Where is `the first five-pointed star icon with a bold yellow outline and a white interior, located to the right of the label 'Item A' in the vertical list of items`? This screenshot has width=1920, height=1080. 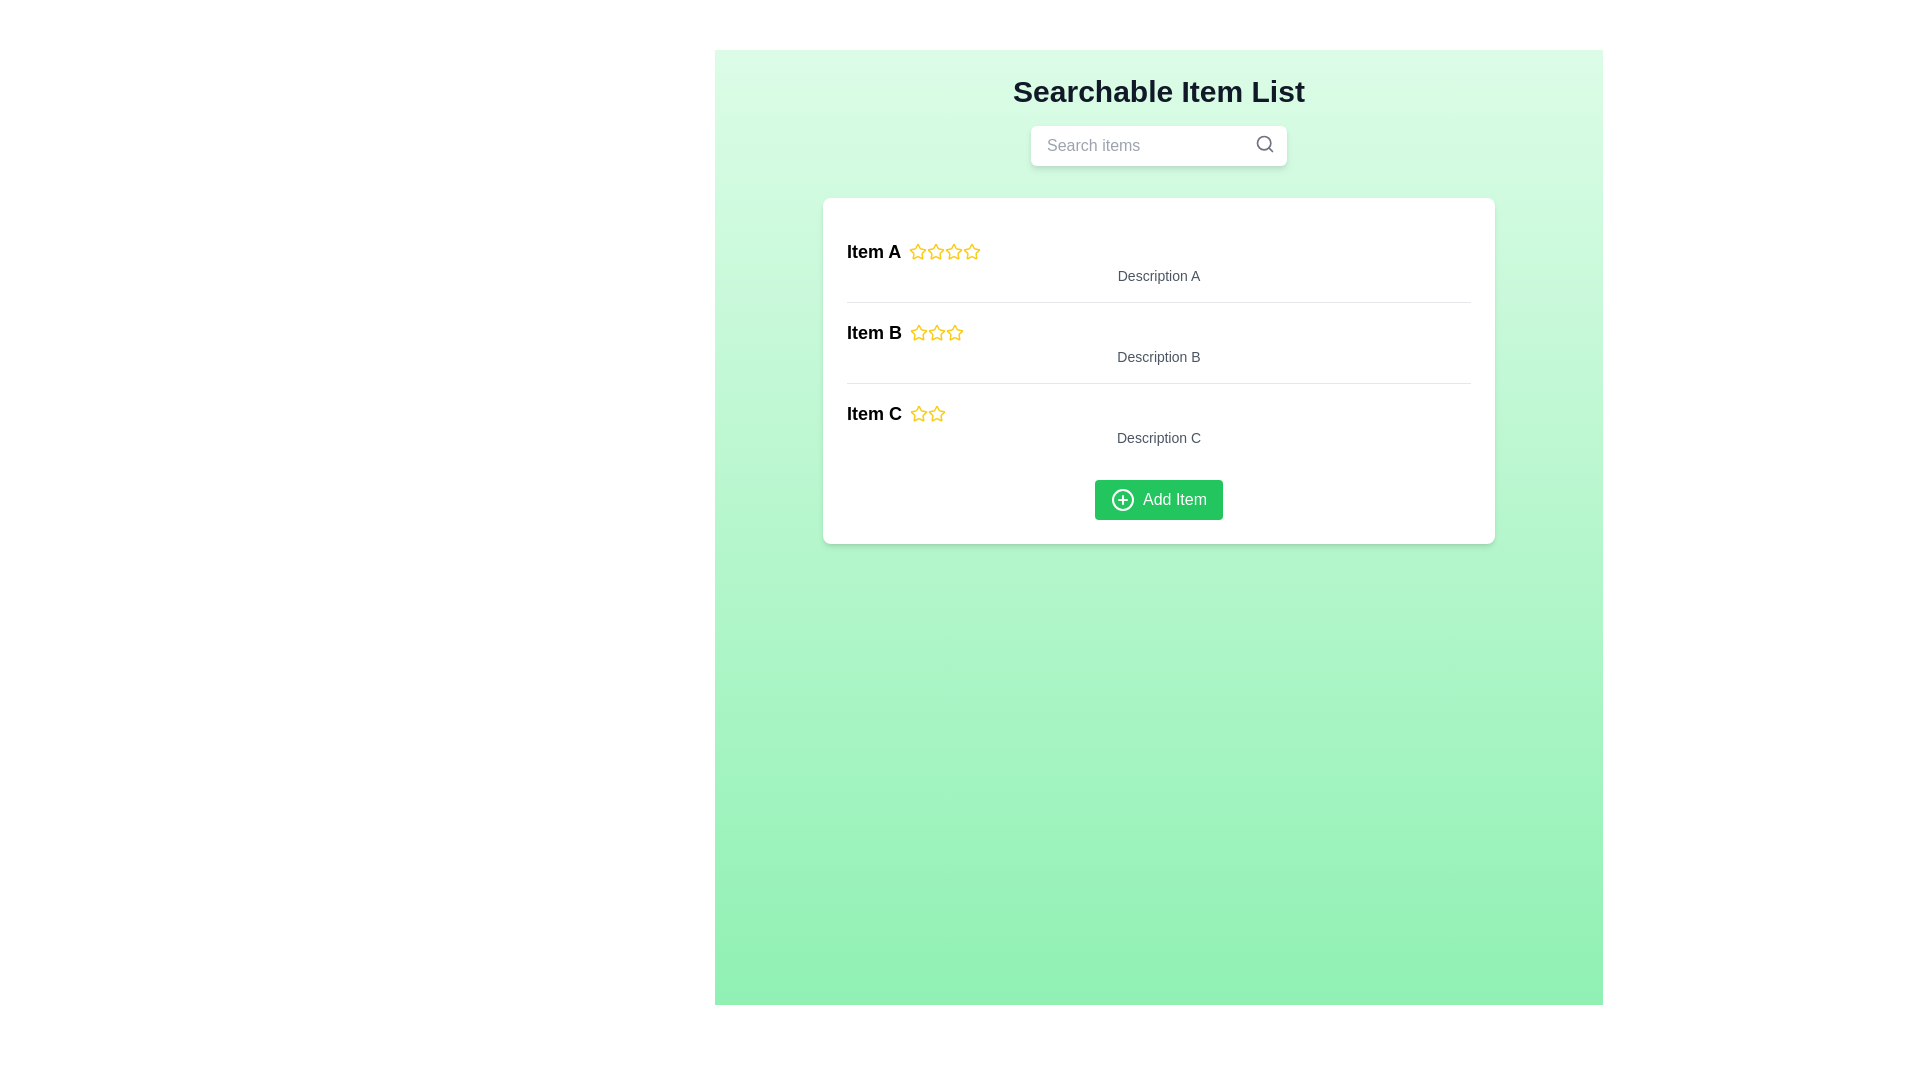 the first five-pointed star icon with a bold yellow outline and a white interior, located to the right of the label 'Item A' in the vertical list of items is located at coordinates (917, 250).